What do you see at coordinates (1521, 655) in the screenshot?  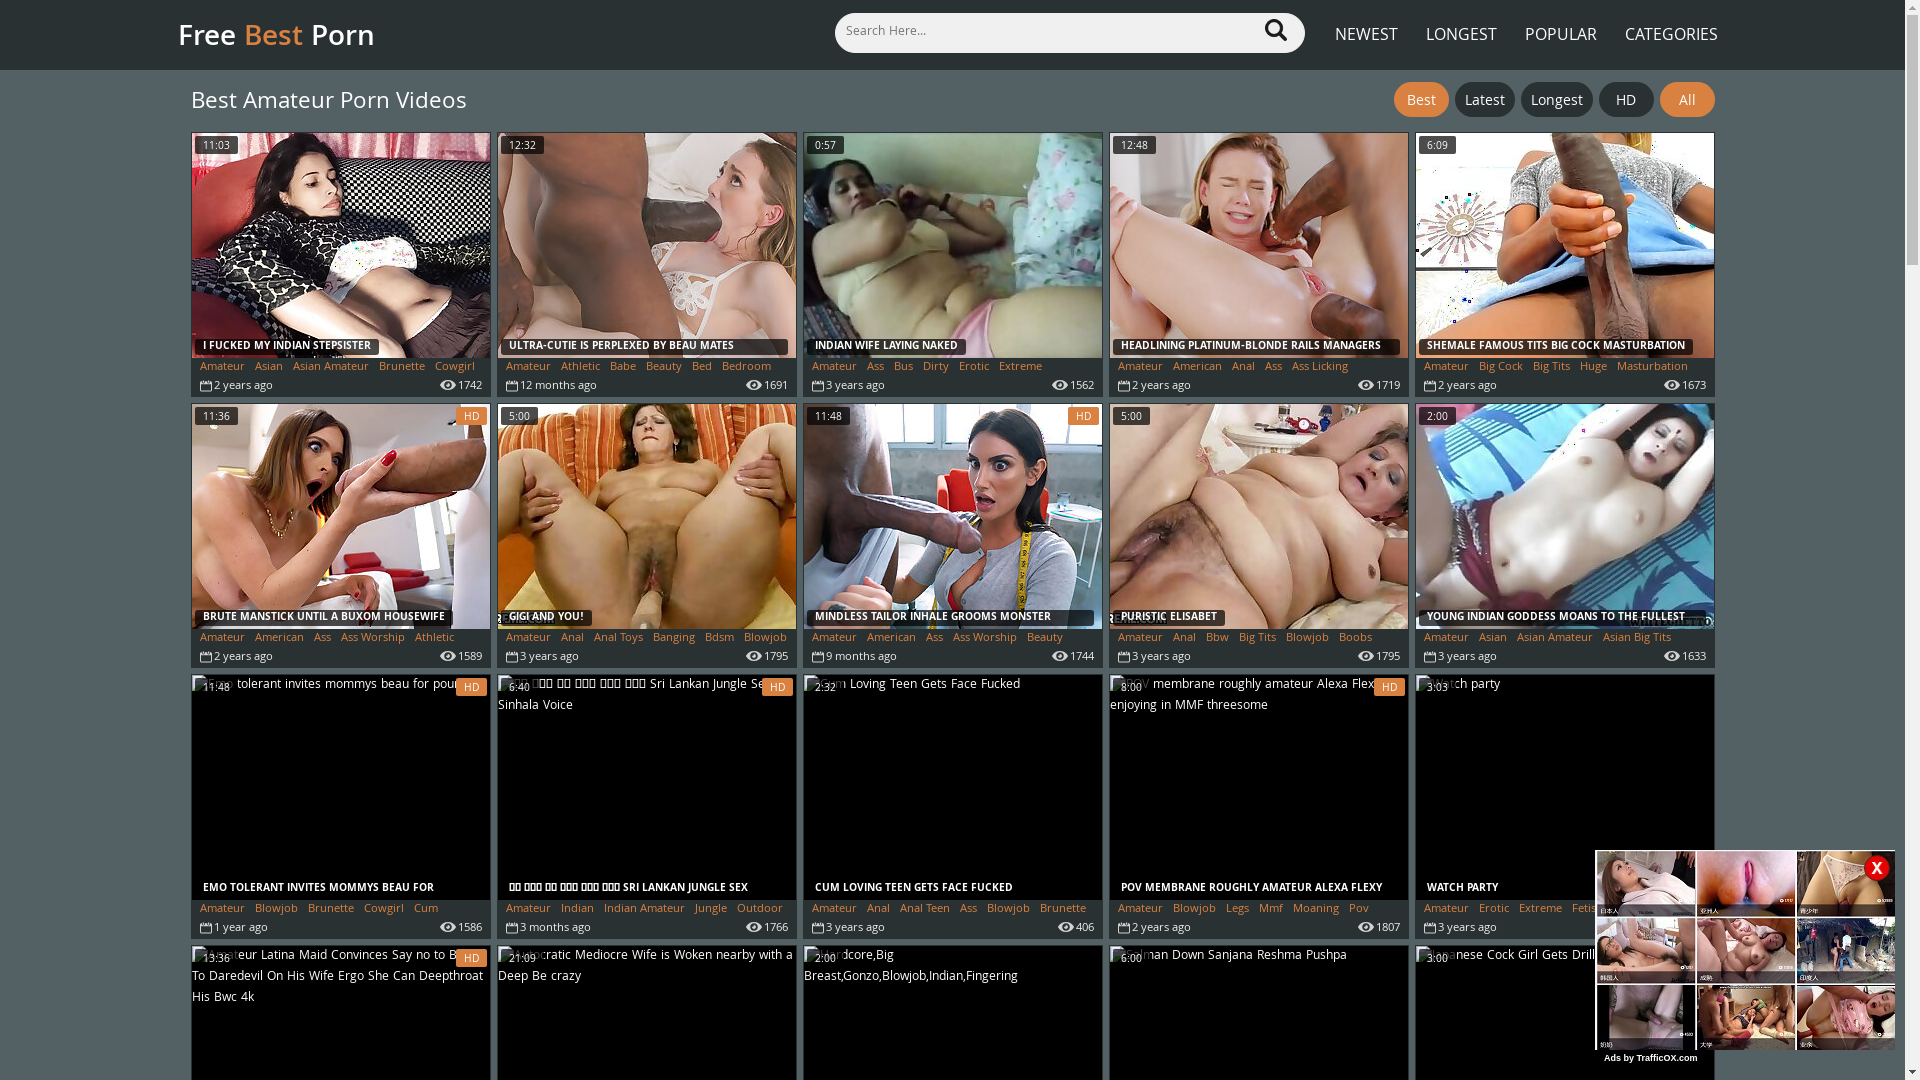 I see `'Banging'` at bounding box center [1521, 655].